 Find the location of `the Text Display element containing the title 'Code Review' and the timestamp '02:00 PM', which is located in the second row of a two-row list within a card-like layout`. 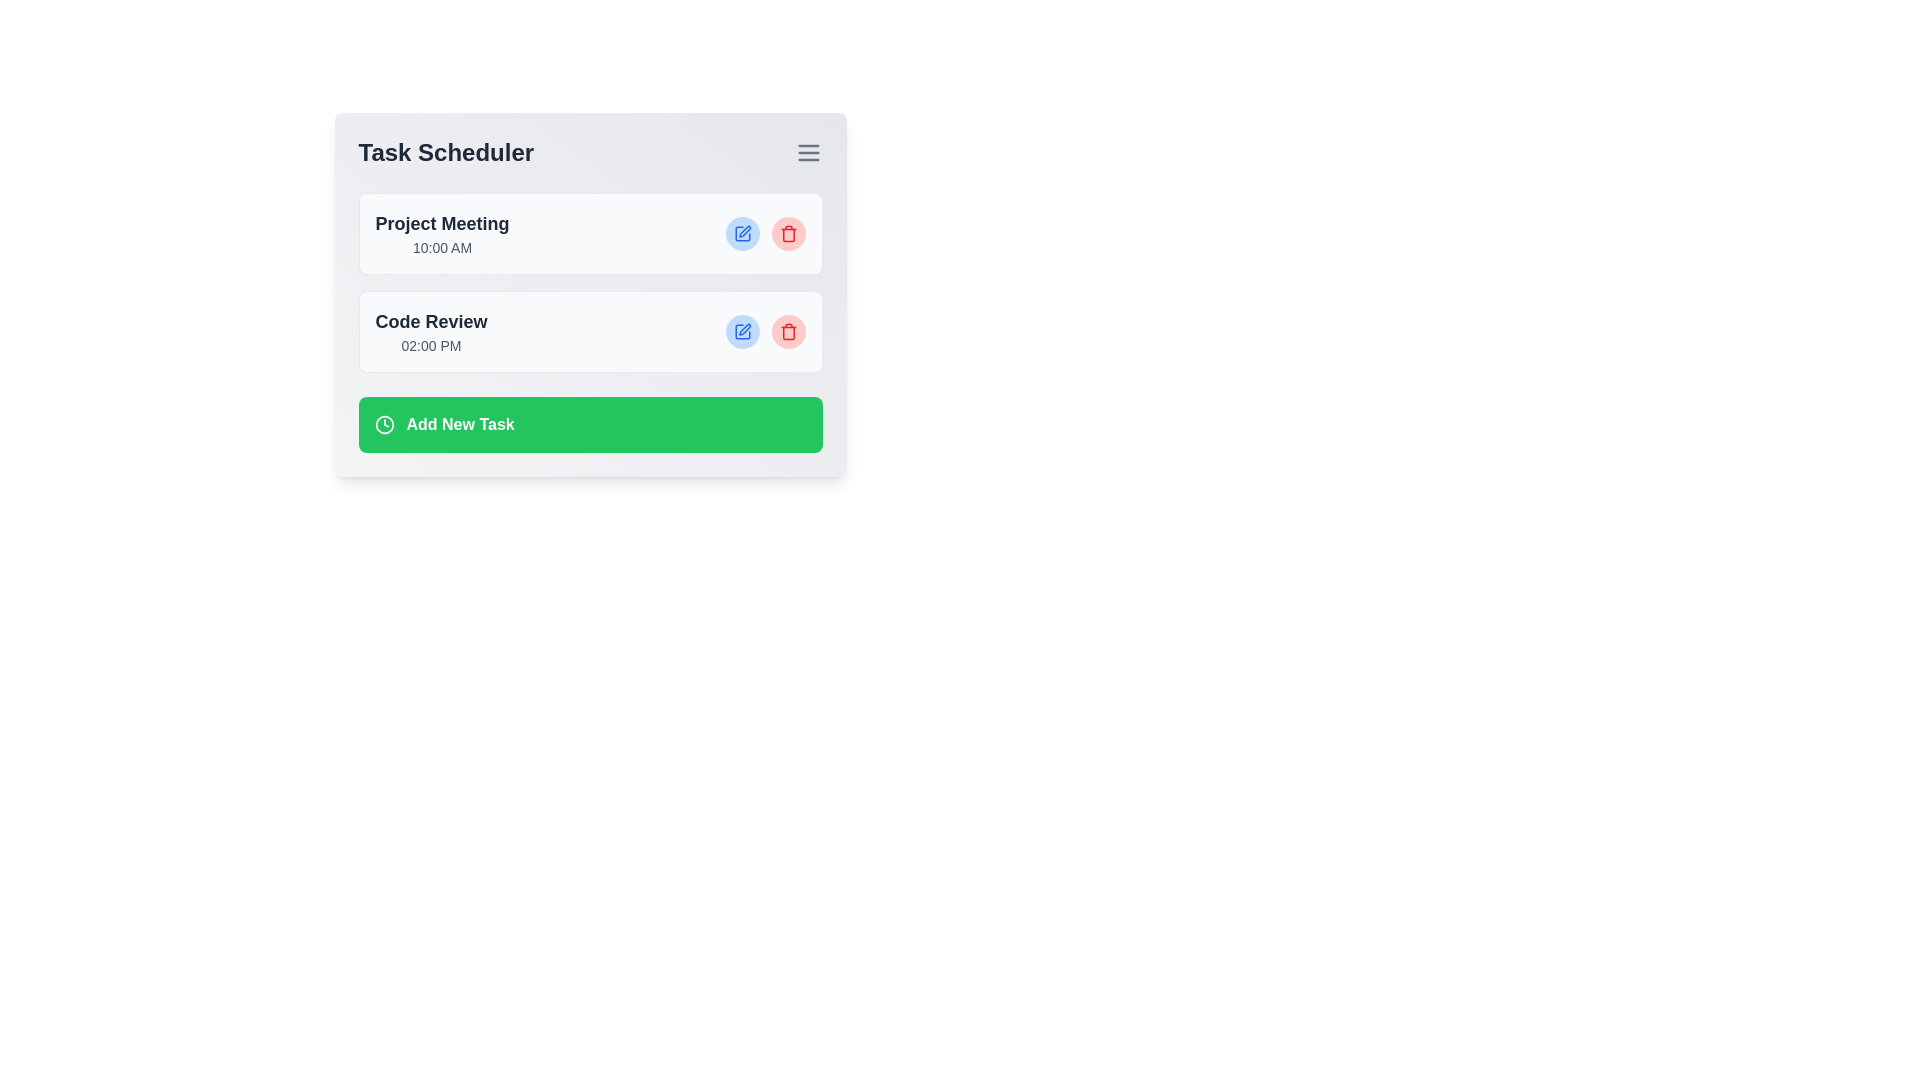

the Text Display element containing the title 'Code Review' and the timestamp '02:00 PM', which is located in the second row of a two-row list within a card-like layout is located at coordinates (430, 330).